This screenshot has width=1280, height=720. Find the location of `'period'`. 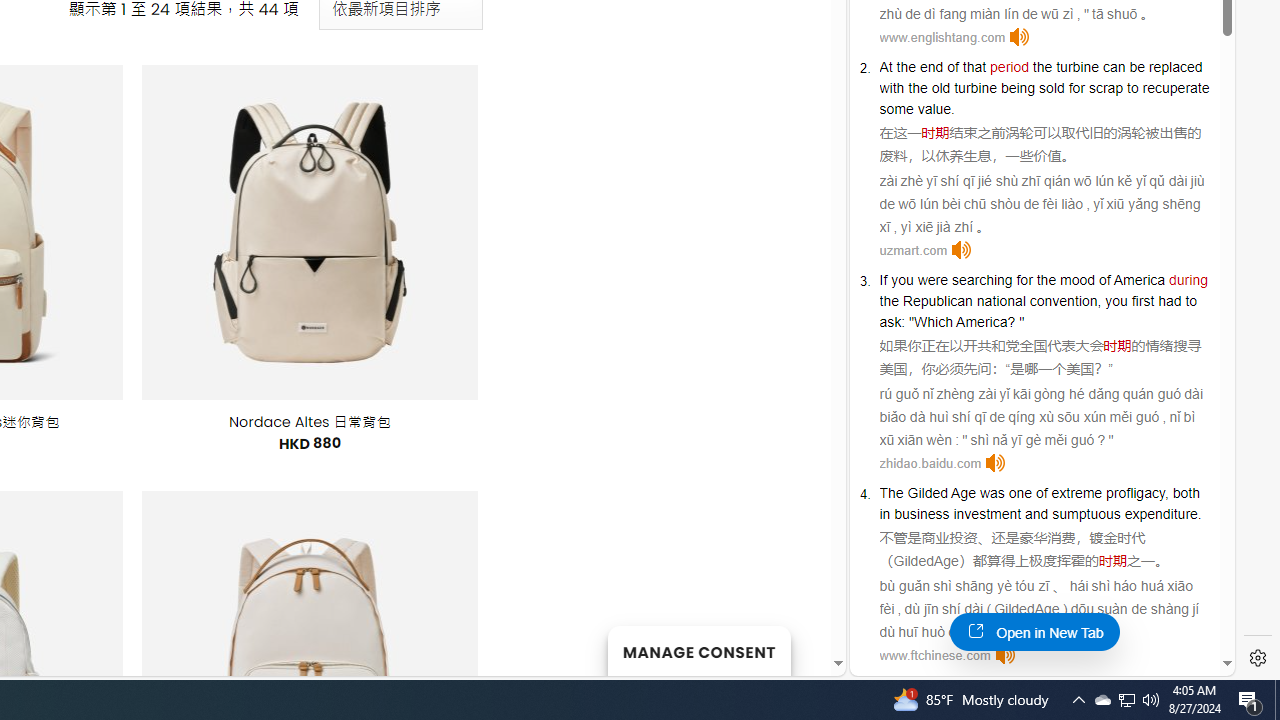

'period' is located at coordinates (1009, 65).